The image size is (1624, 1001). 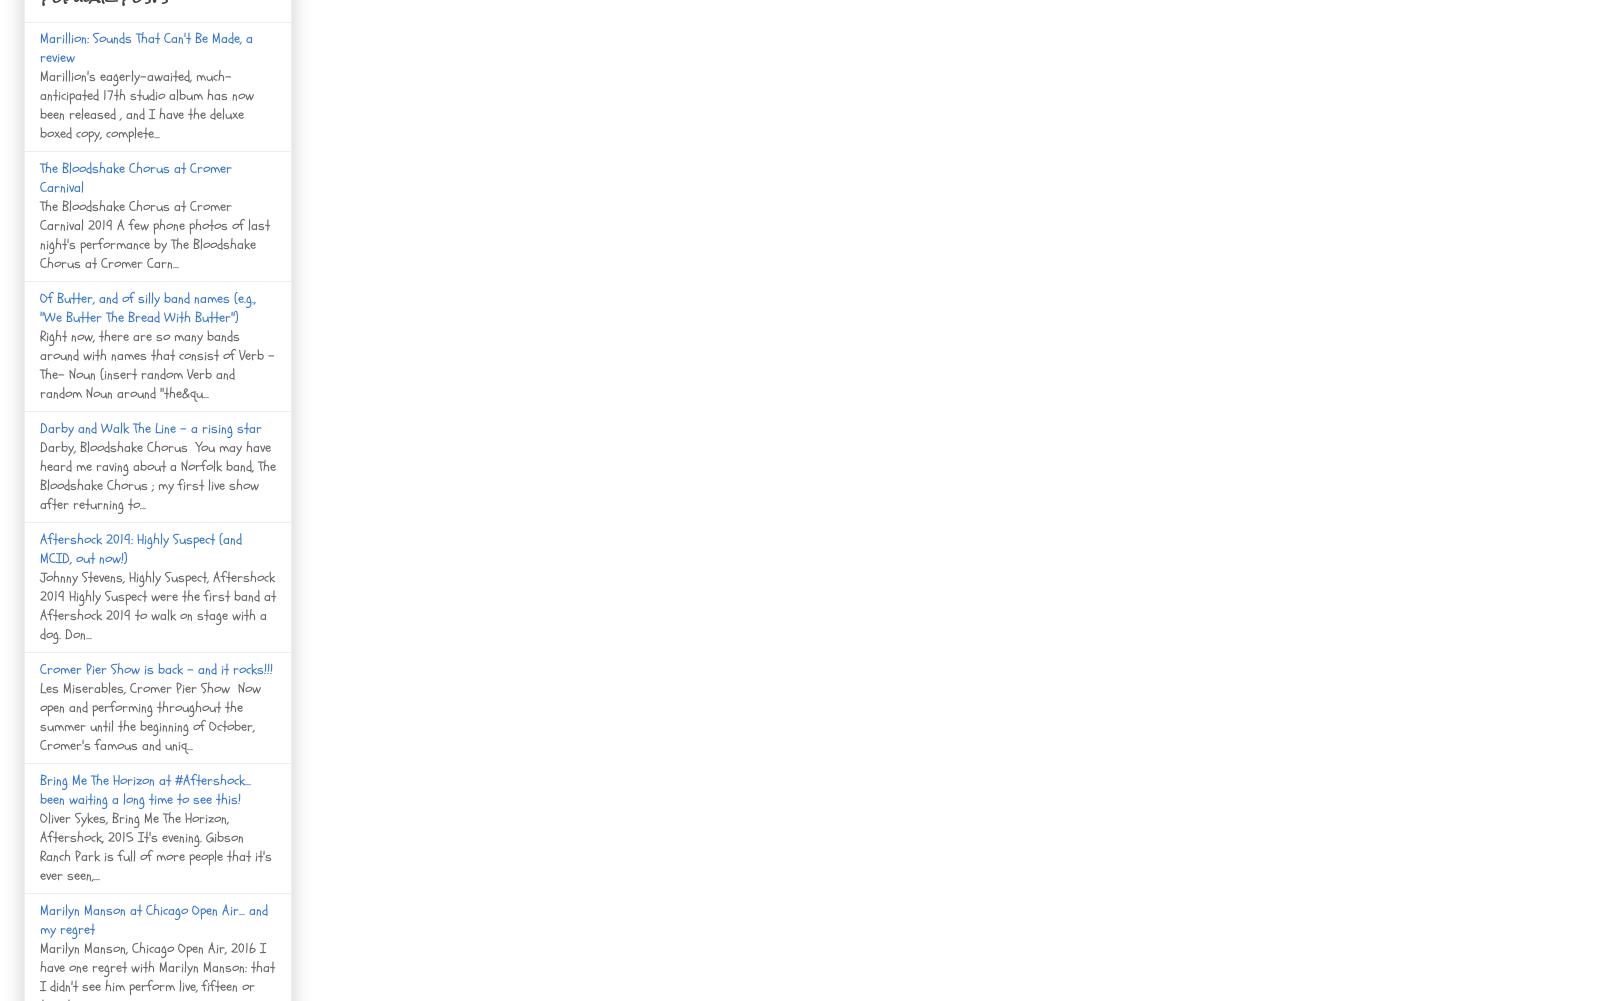 What do you see at coordinates (156, 667) in the screenshot?
I see `'Cromer Pier Show is back - and it rocks!!!'` at bounding box center [156, 667].